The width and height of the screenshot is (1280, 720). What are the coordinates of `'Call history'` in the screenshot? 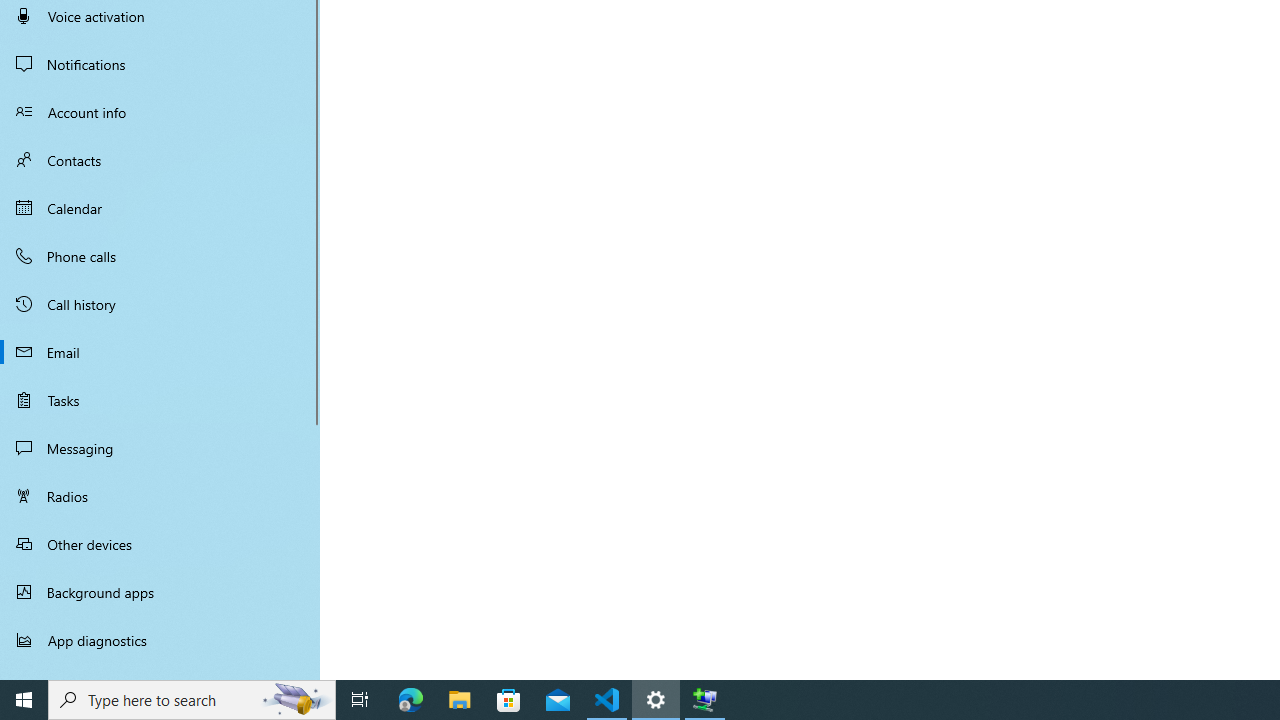 It's located at (160, 304).